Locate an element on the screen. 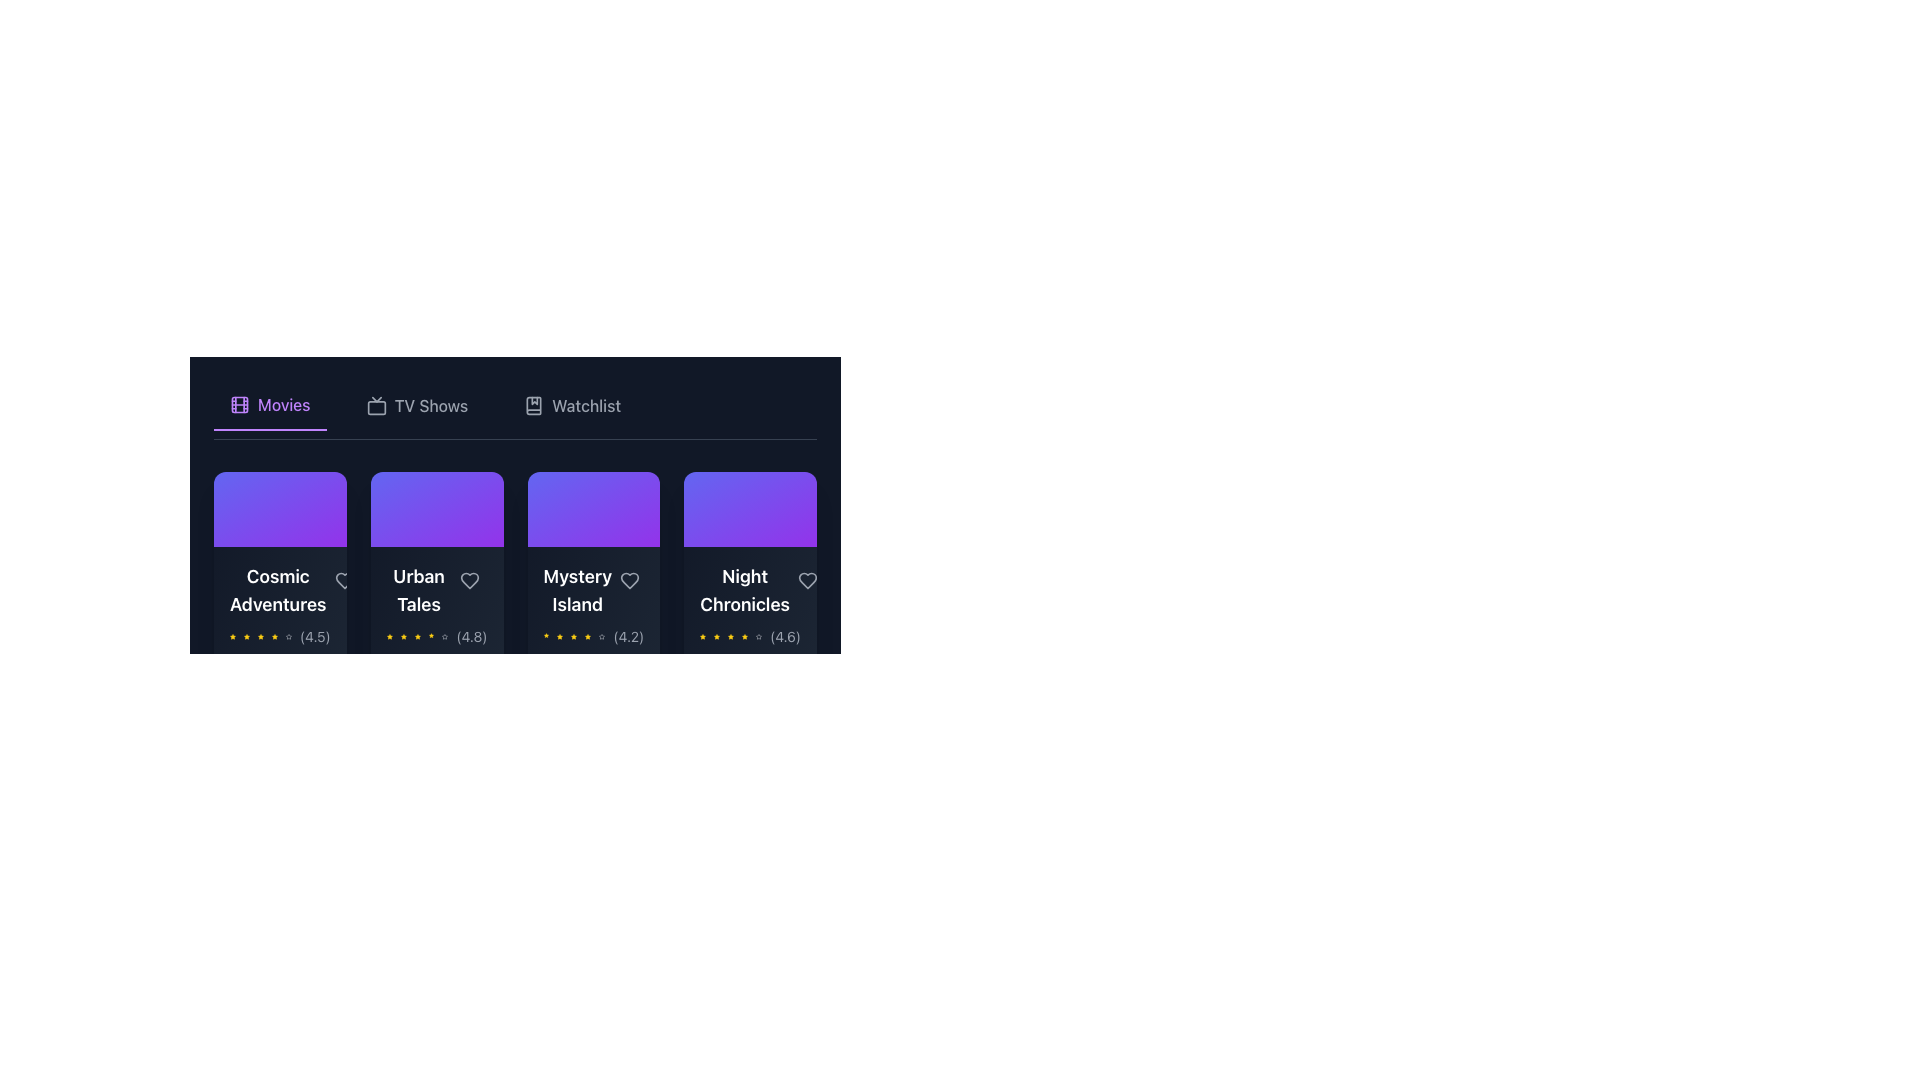 This screenshot has height=1080, width=1920. the composite element containing star icons and the rating value '(4.2)' located beneath the title 'Mystery Island' in the movie card component is located at coordinates (592, 636).